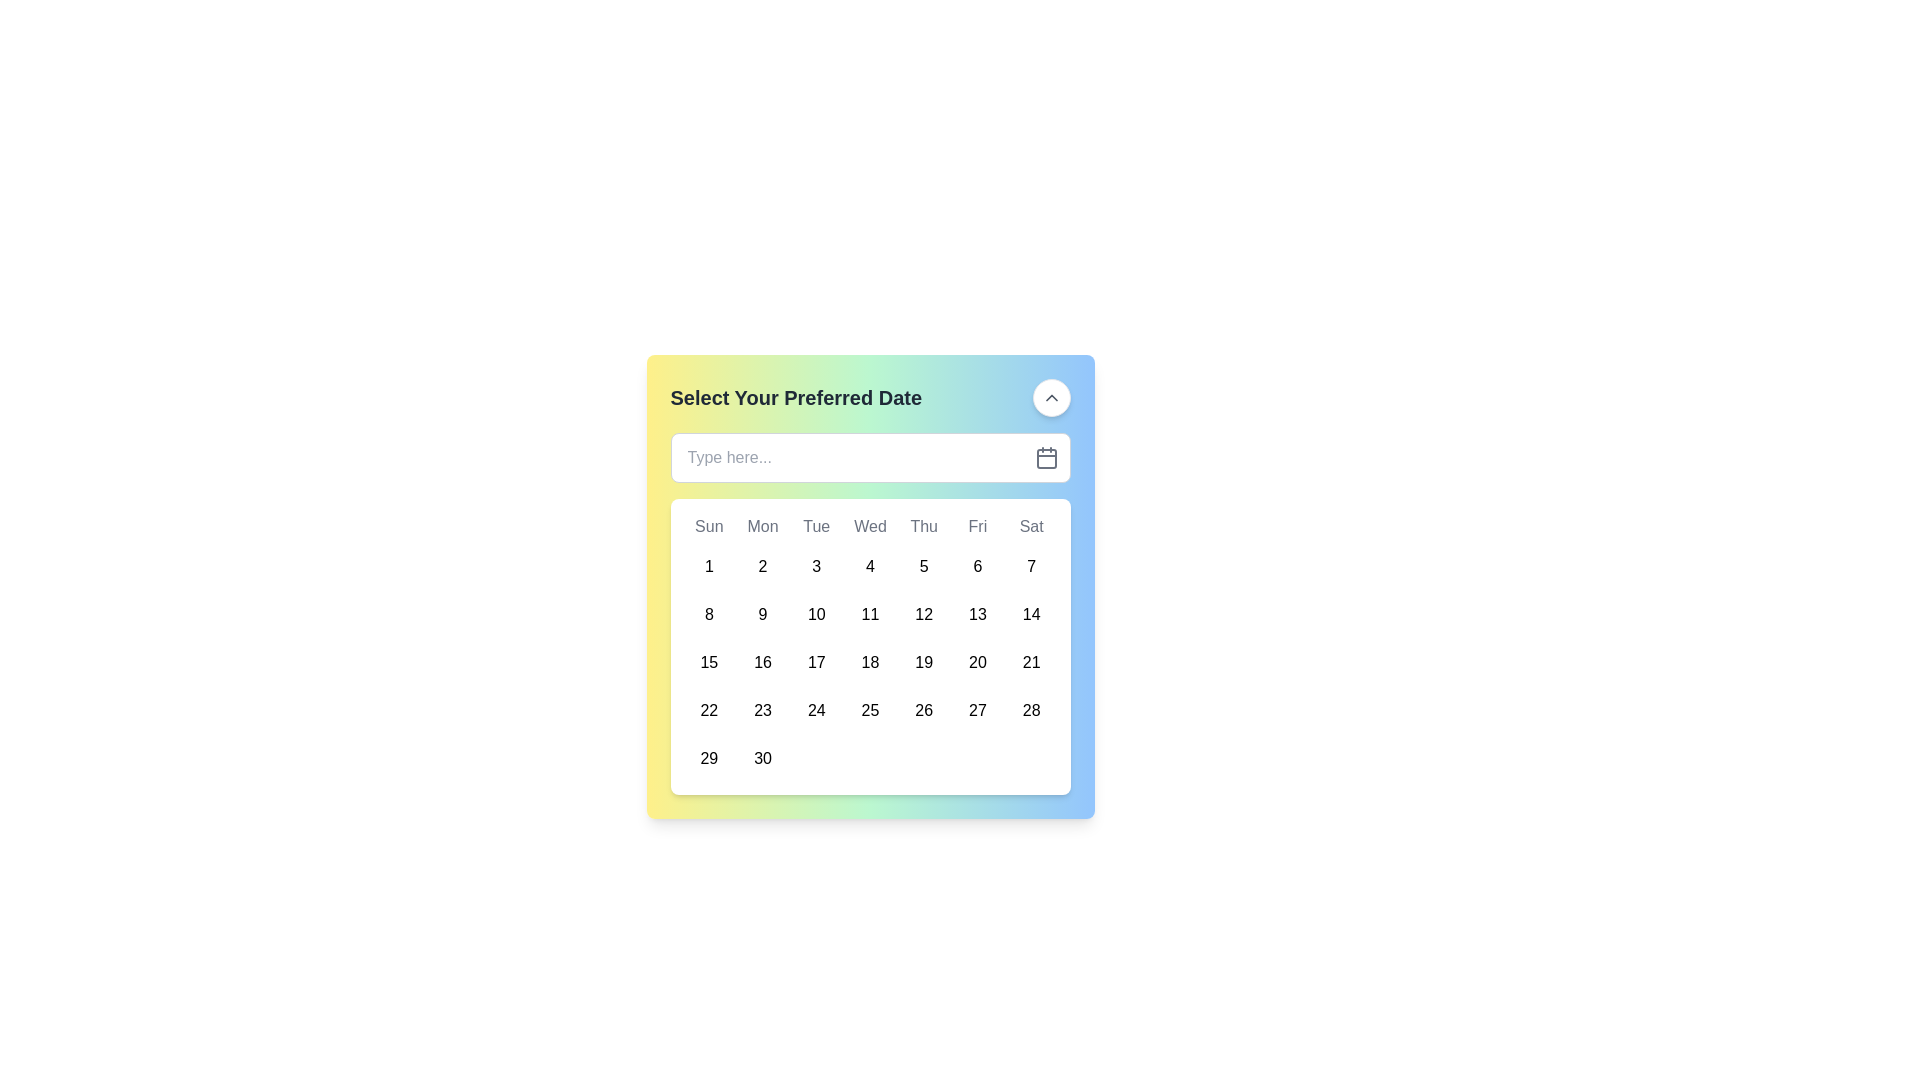 The width and height of the screenshot is (1920, 1080). Describe the element at coordinates (762, 759) in the screenshot. I see `the button` at that location.